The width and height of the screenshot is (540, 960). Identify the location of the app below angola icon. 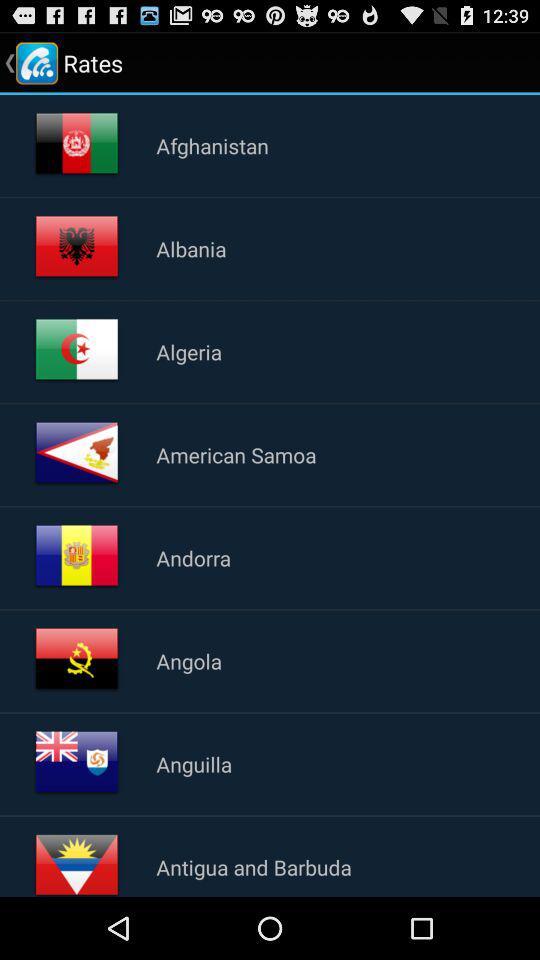
(194, 763).